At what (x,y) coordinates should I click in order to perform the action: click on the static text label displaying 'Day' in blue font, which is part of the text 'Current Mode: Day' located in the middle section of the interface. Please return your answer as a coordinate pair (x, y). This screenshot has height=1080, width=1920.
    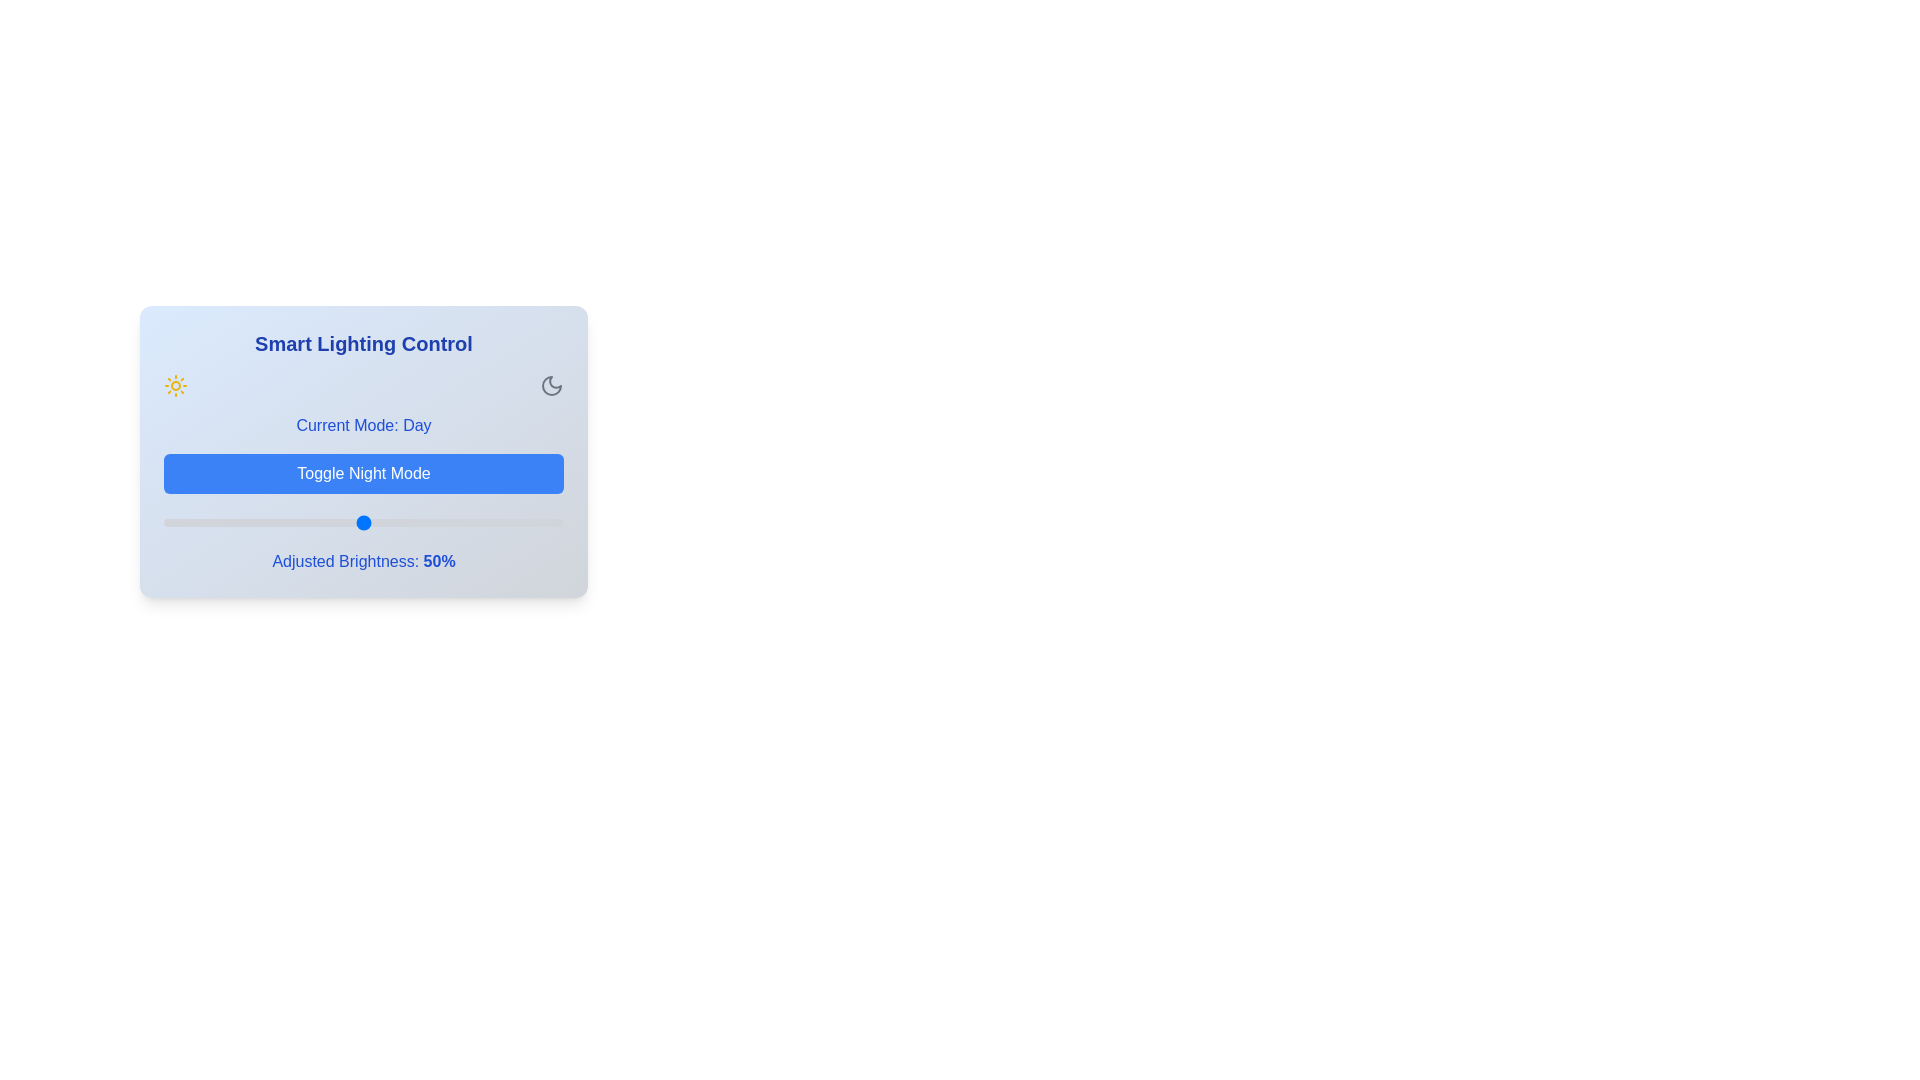
    Looking at the image, I should click on (416, 424).